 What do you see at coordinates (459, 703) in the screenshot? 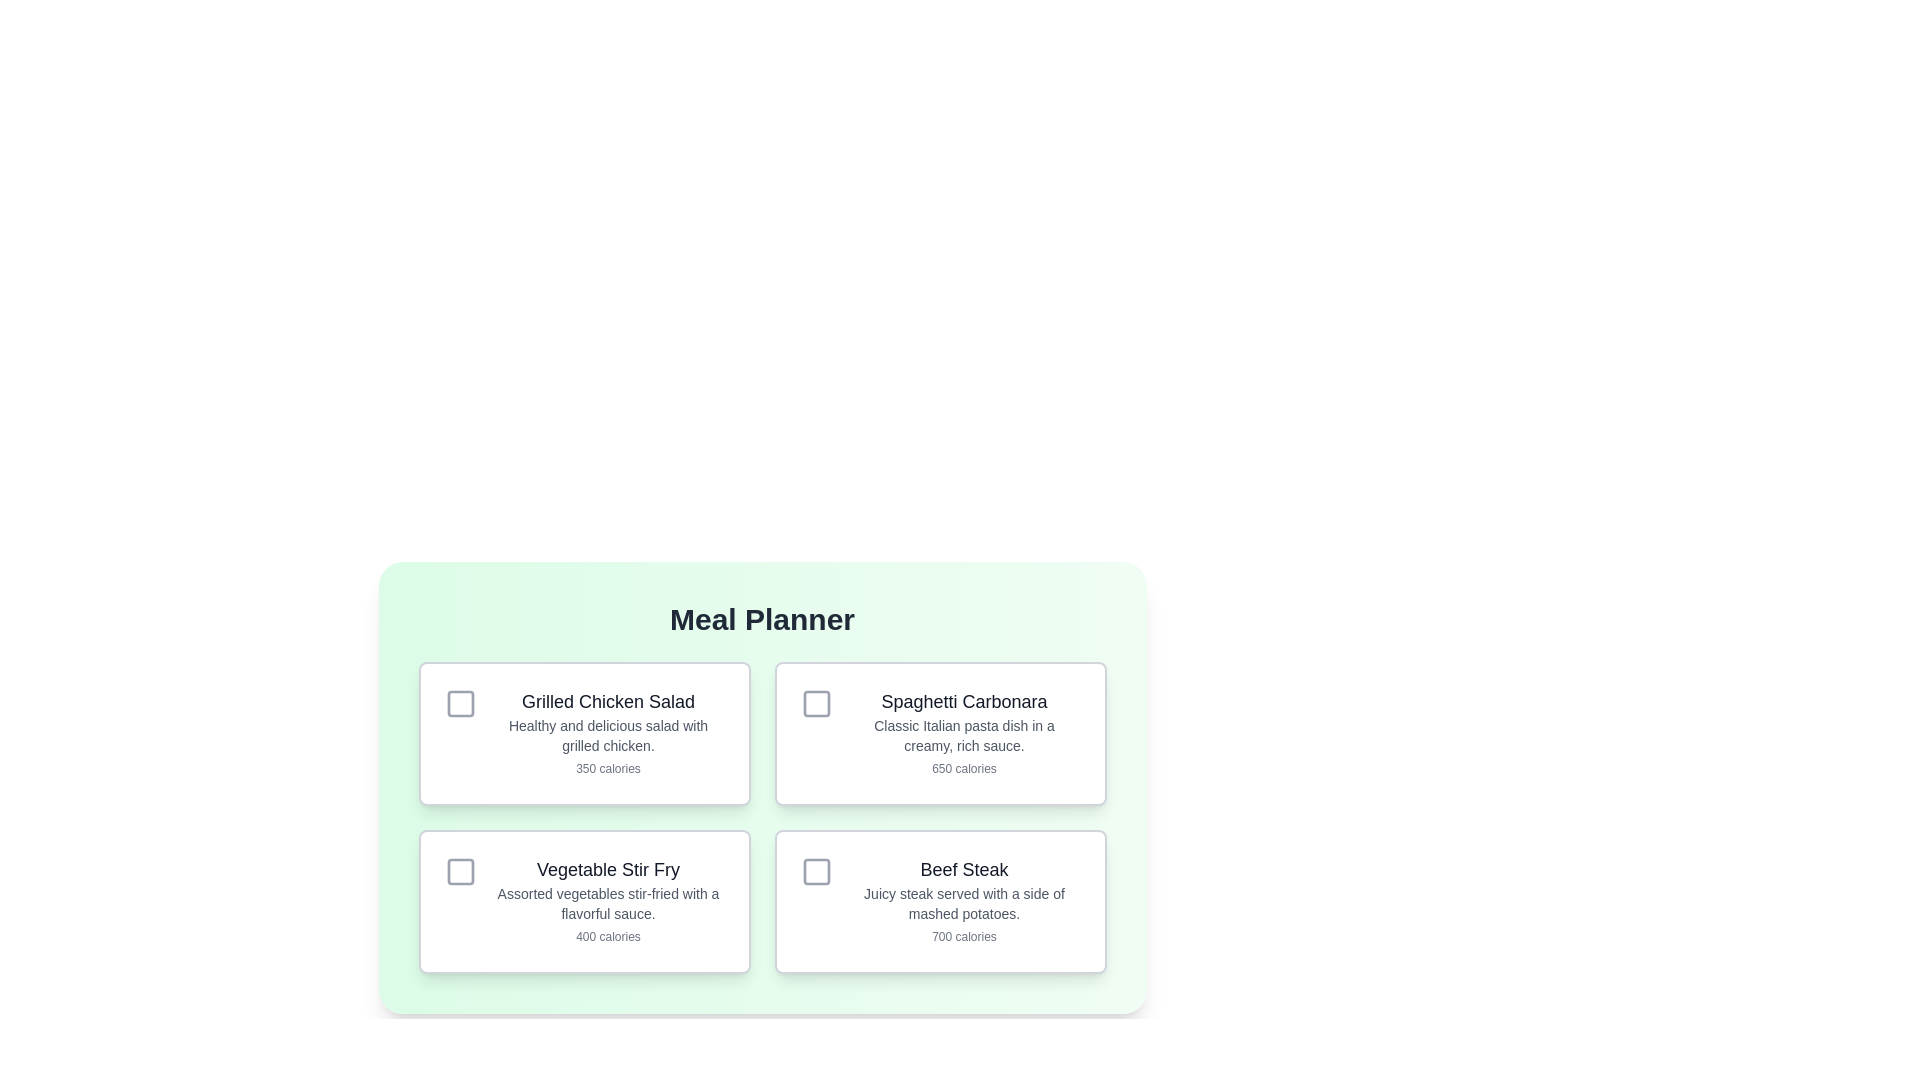
I see `the first checkbox for the 'Grilled Chicken Salad' option in the meal planner, located in the top-left corner of the grid layout` at bounding box center [459, 703].